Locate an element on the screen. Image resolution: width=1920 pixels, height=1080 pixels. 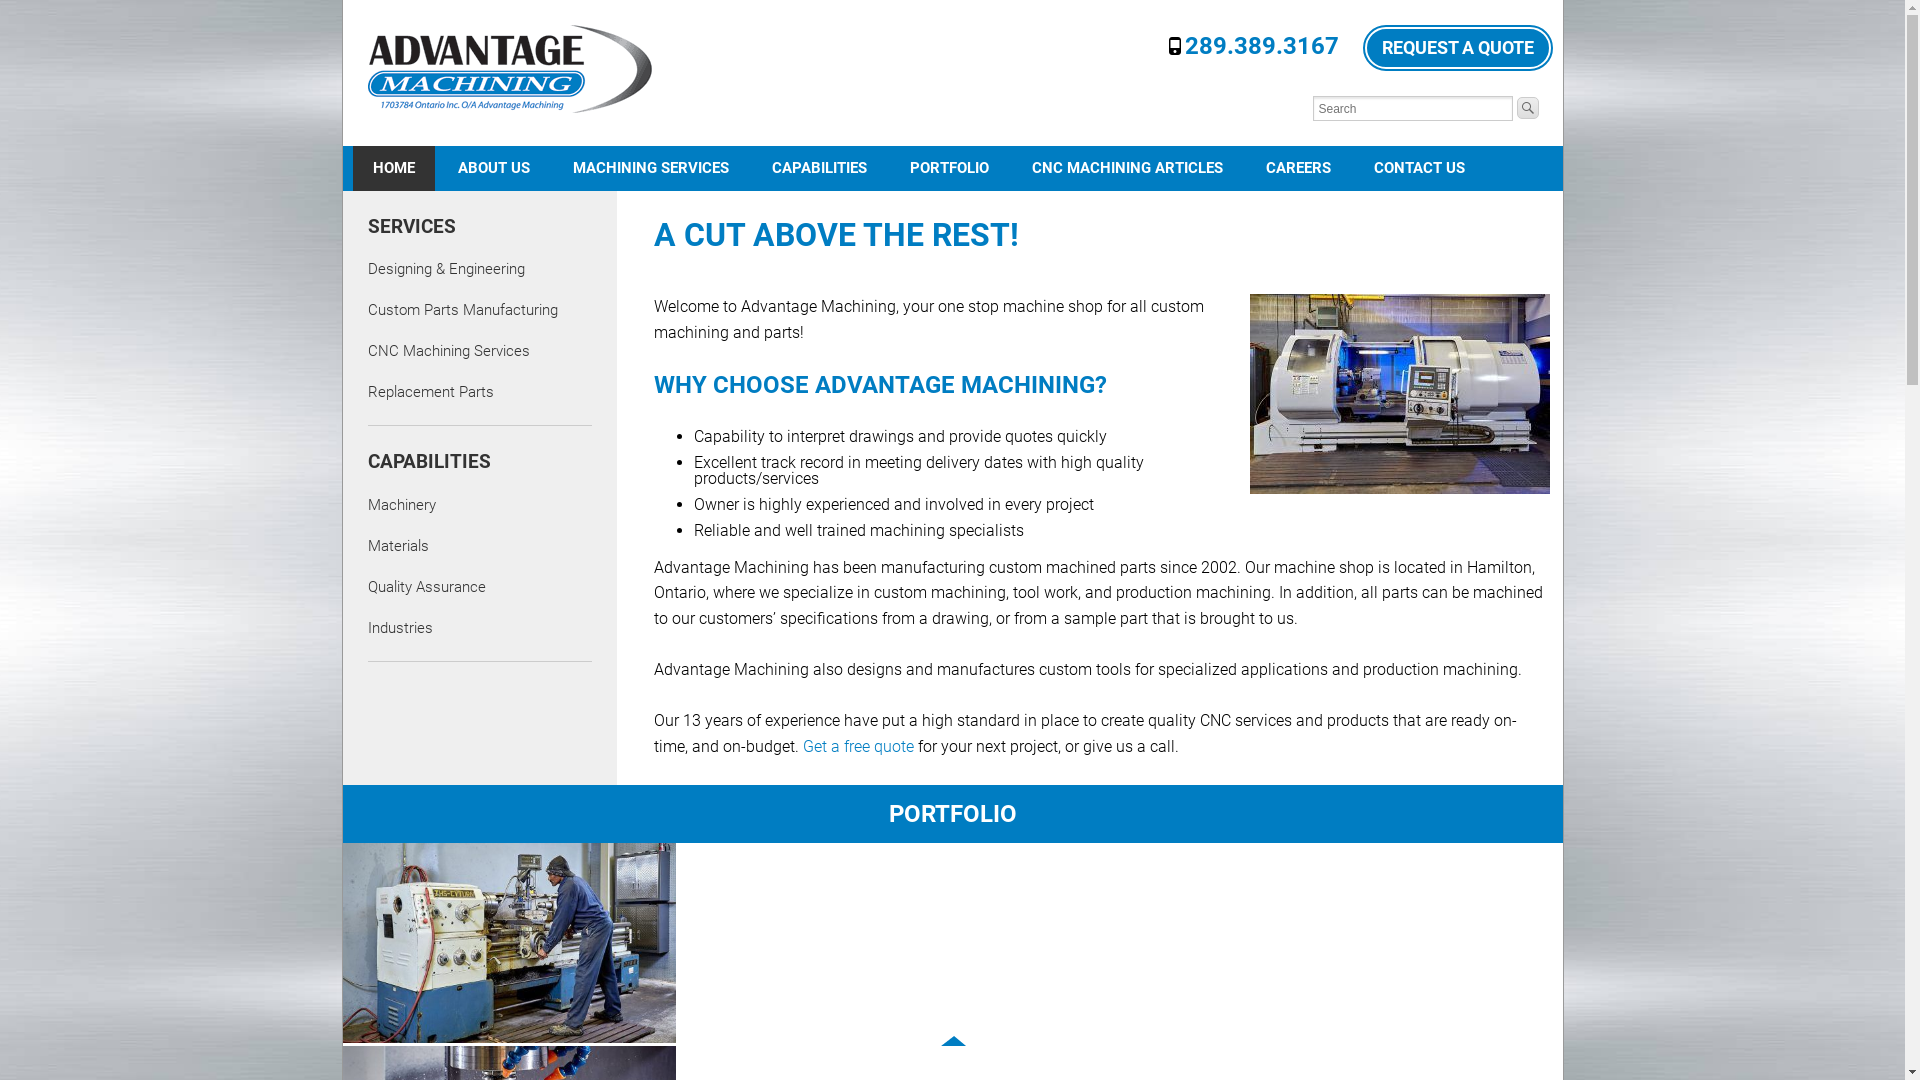
'Industries' is located at coordinates (400, 627).